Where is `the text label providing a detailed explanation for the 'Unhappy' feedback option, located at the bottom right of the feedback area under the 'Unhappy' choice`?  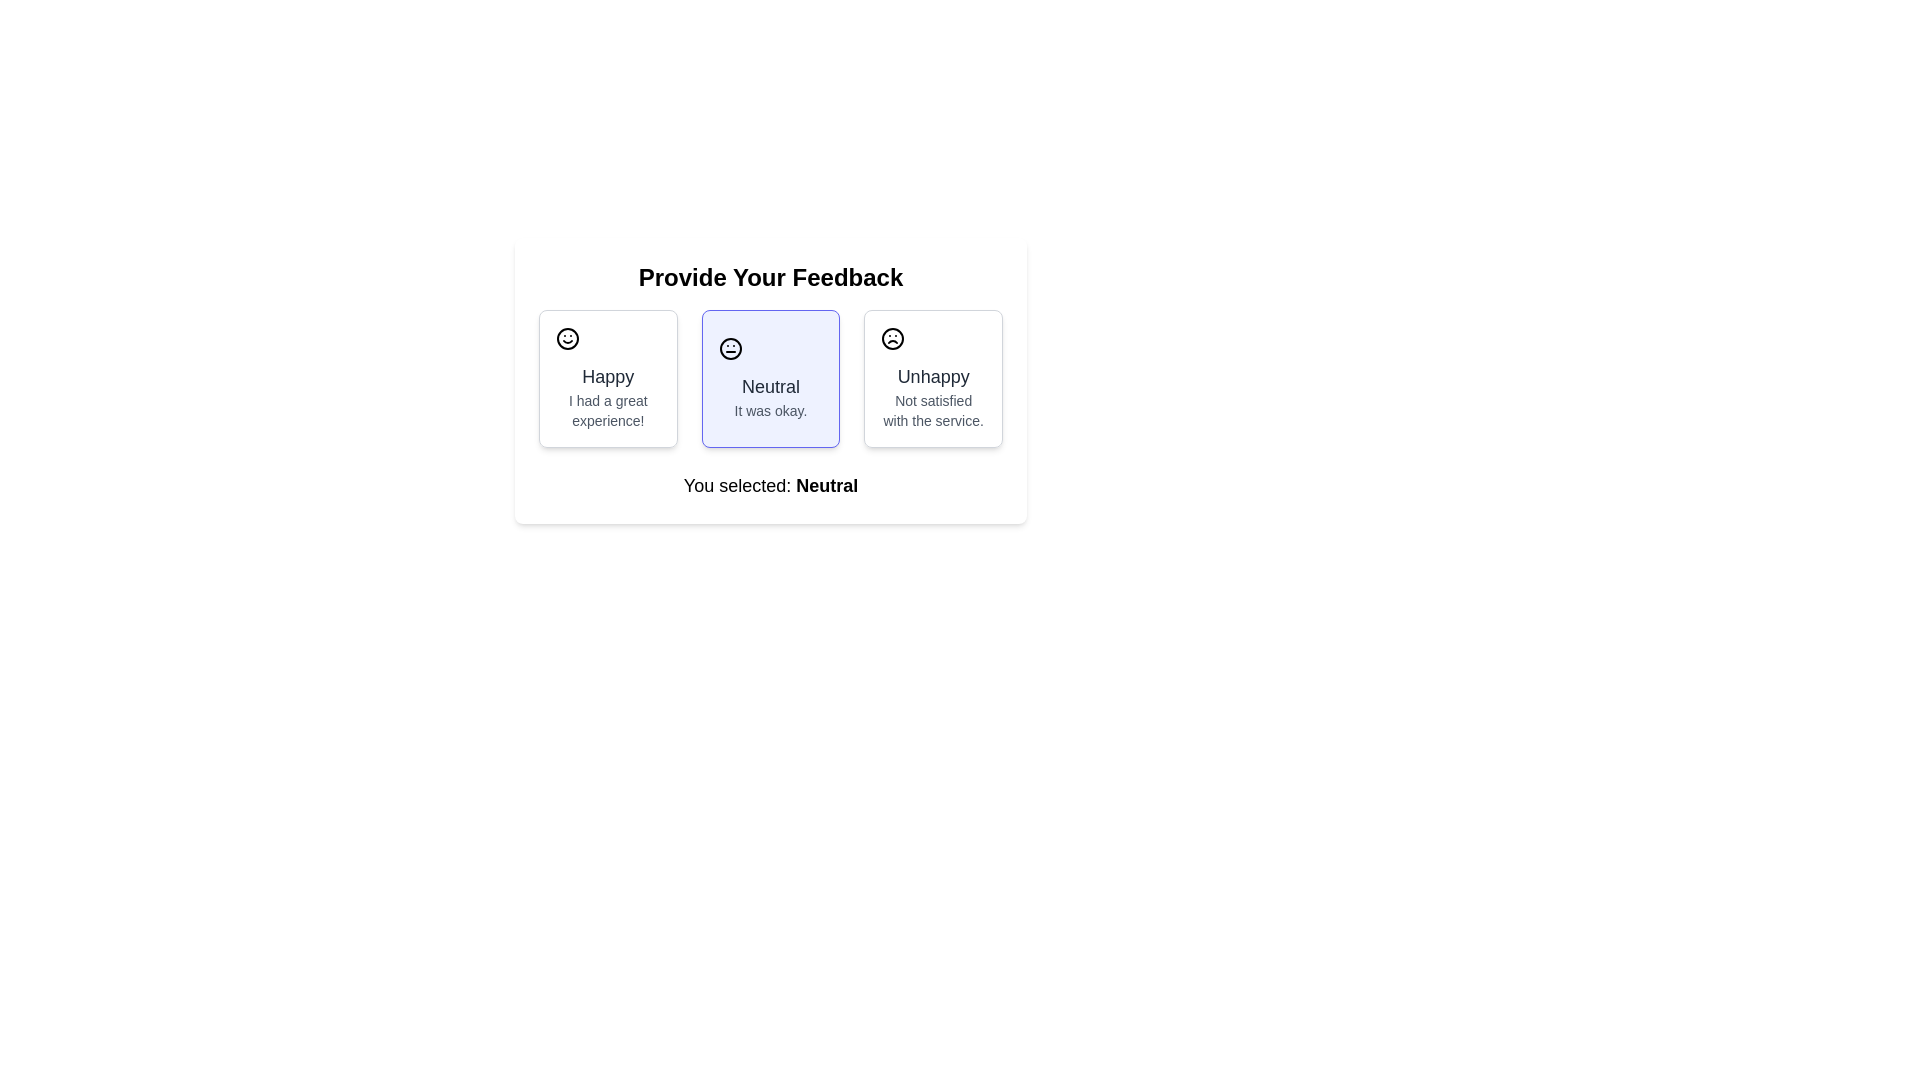
the text label providing a detailed explanation for the 'Unhappy' feedback option, located at the bottom right of the feedback area under the 'Unhappy' choice is located at coordinates (932, 410).